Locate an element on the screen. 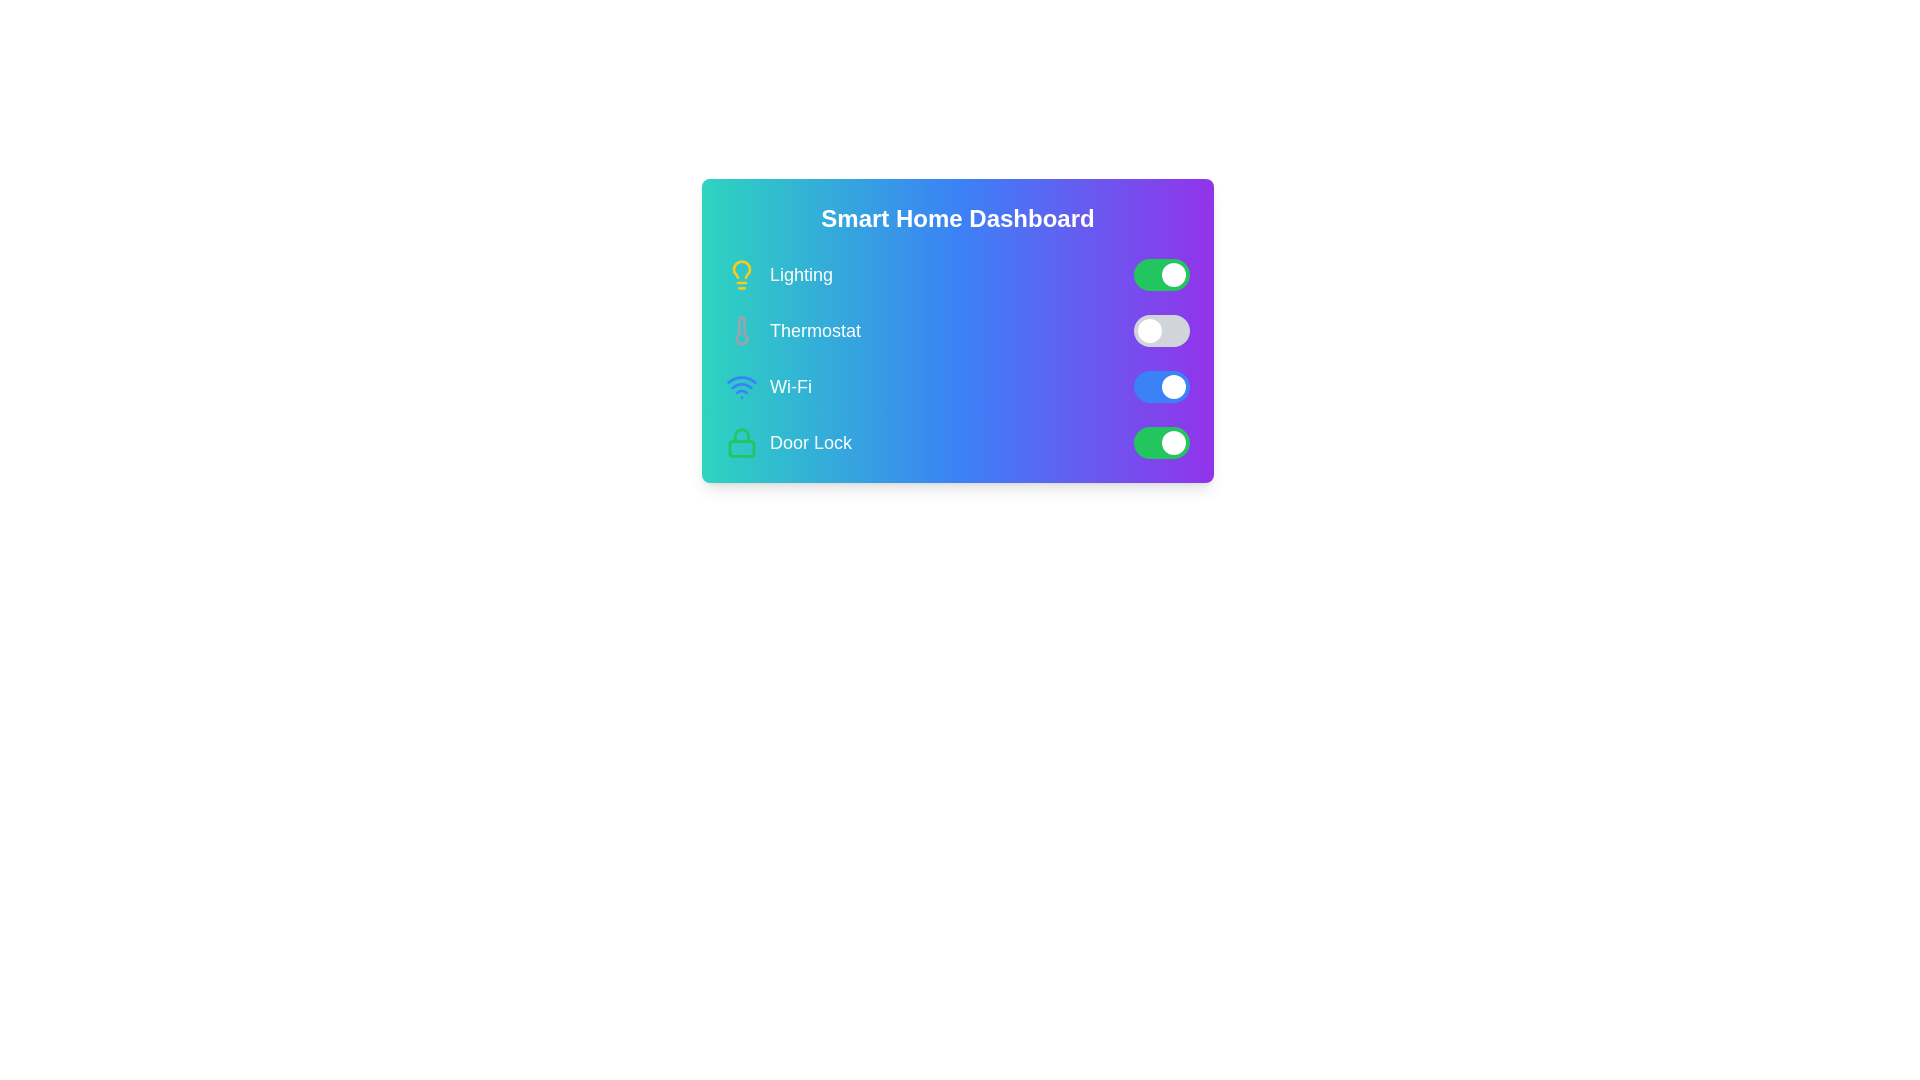  the text label displaying 'Lighting', which is styled in a medium-weight font and is part of a group layout with a yellow lightbulb icon, located in the Smart Home Dashboard is located at coordinates (801, 274).